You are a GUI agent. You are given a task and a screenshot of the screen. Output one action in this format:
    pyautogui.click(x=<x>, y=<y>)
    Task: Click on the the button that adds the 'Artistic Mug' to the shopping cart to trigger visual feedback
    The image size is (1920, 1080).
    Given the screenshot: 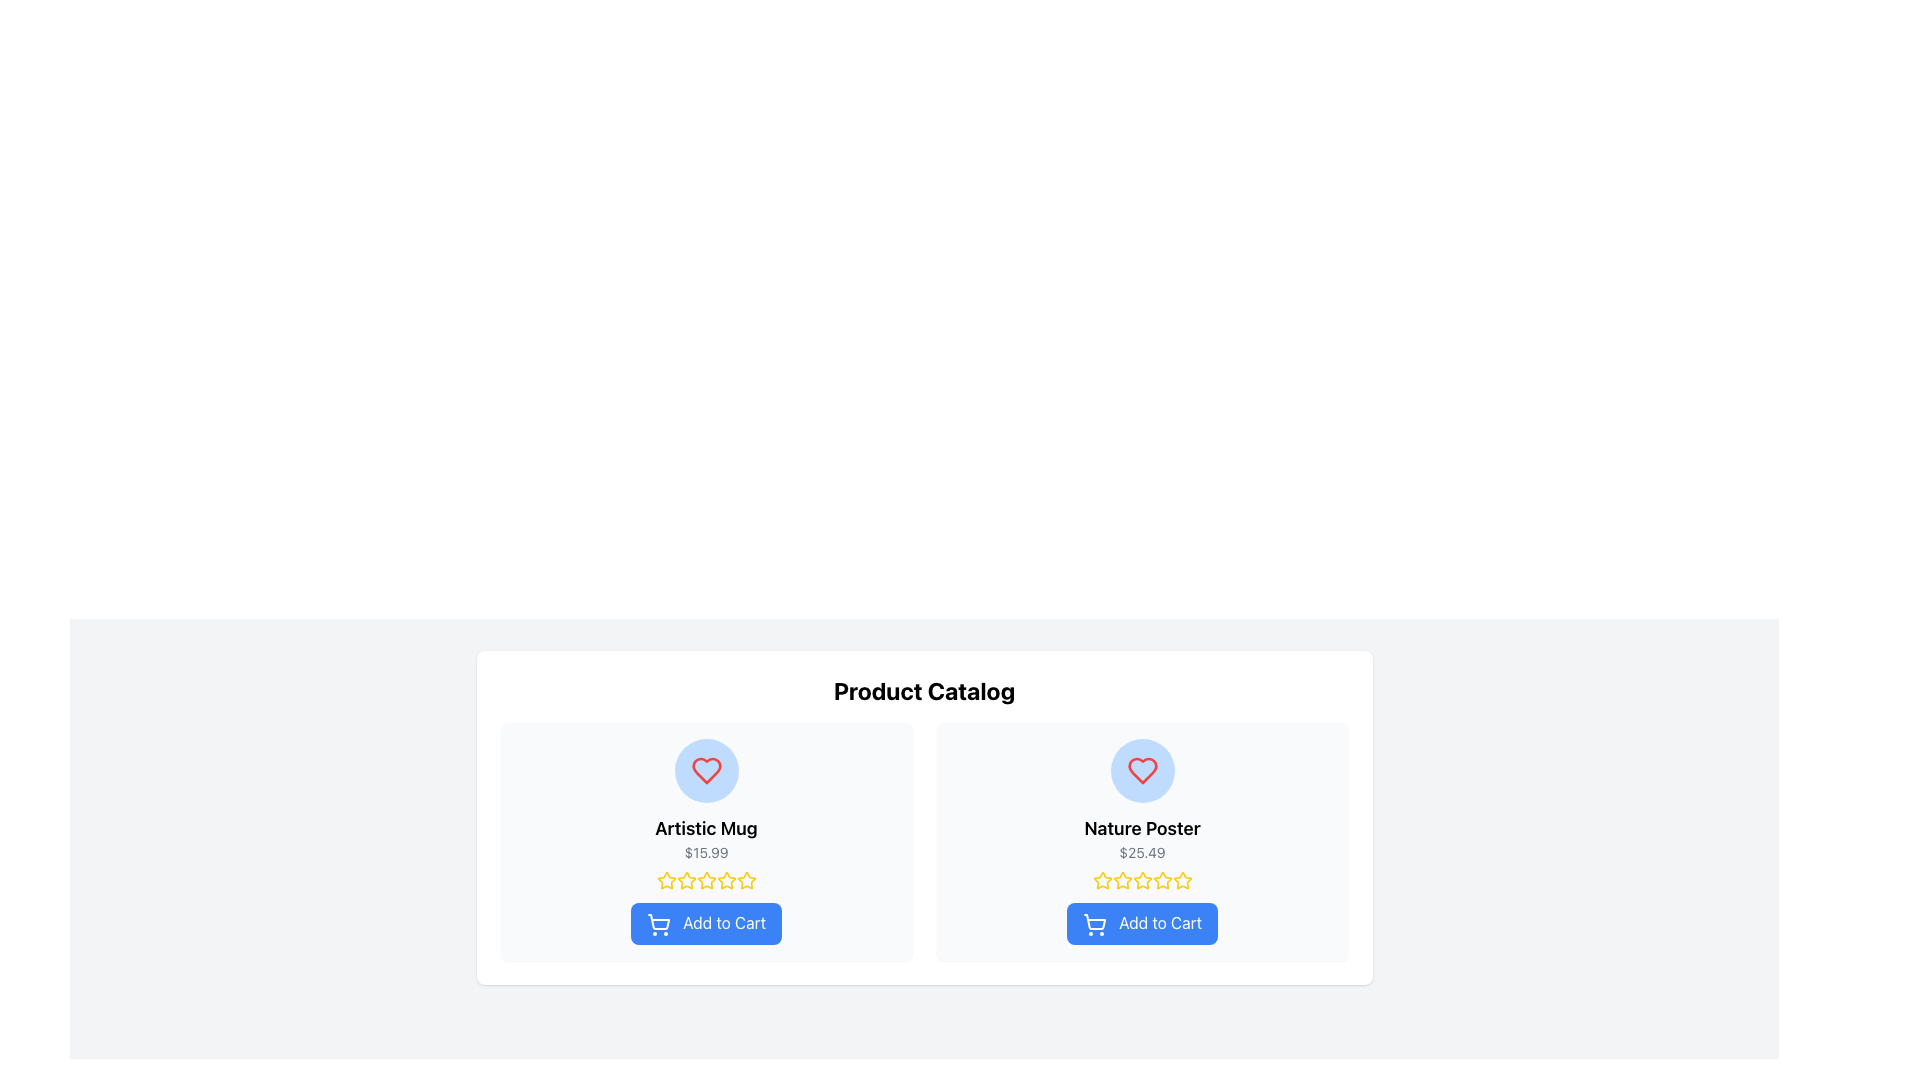 What is the action you would take?
    pyautogui.click(x=706, y=923)
    